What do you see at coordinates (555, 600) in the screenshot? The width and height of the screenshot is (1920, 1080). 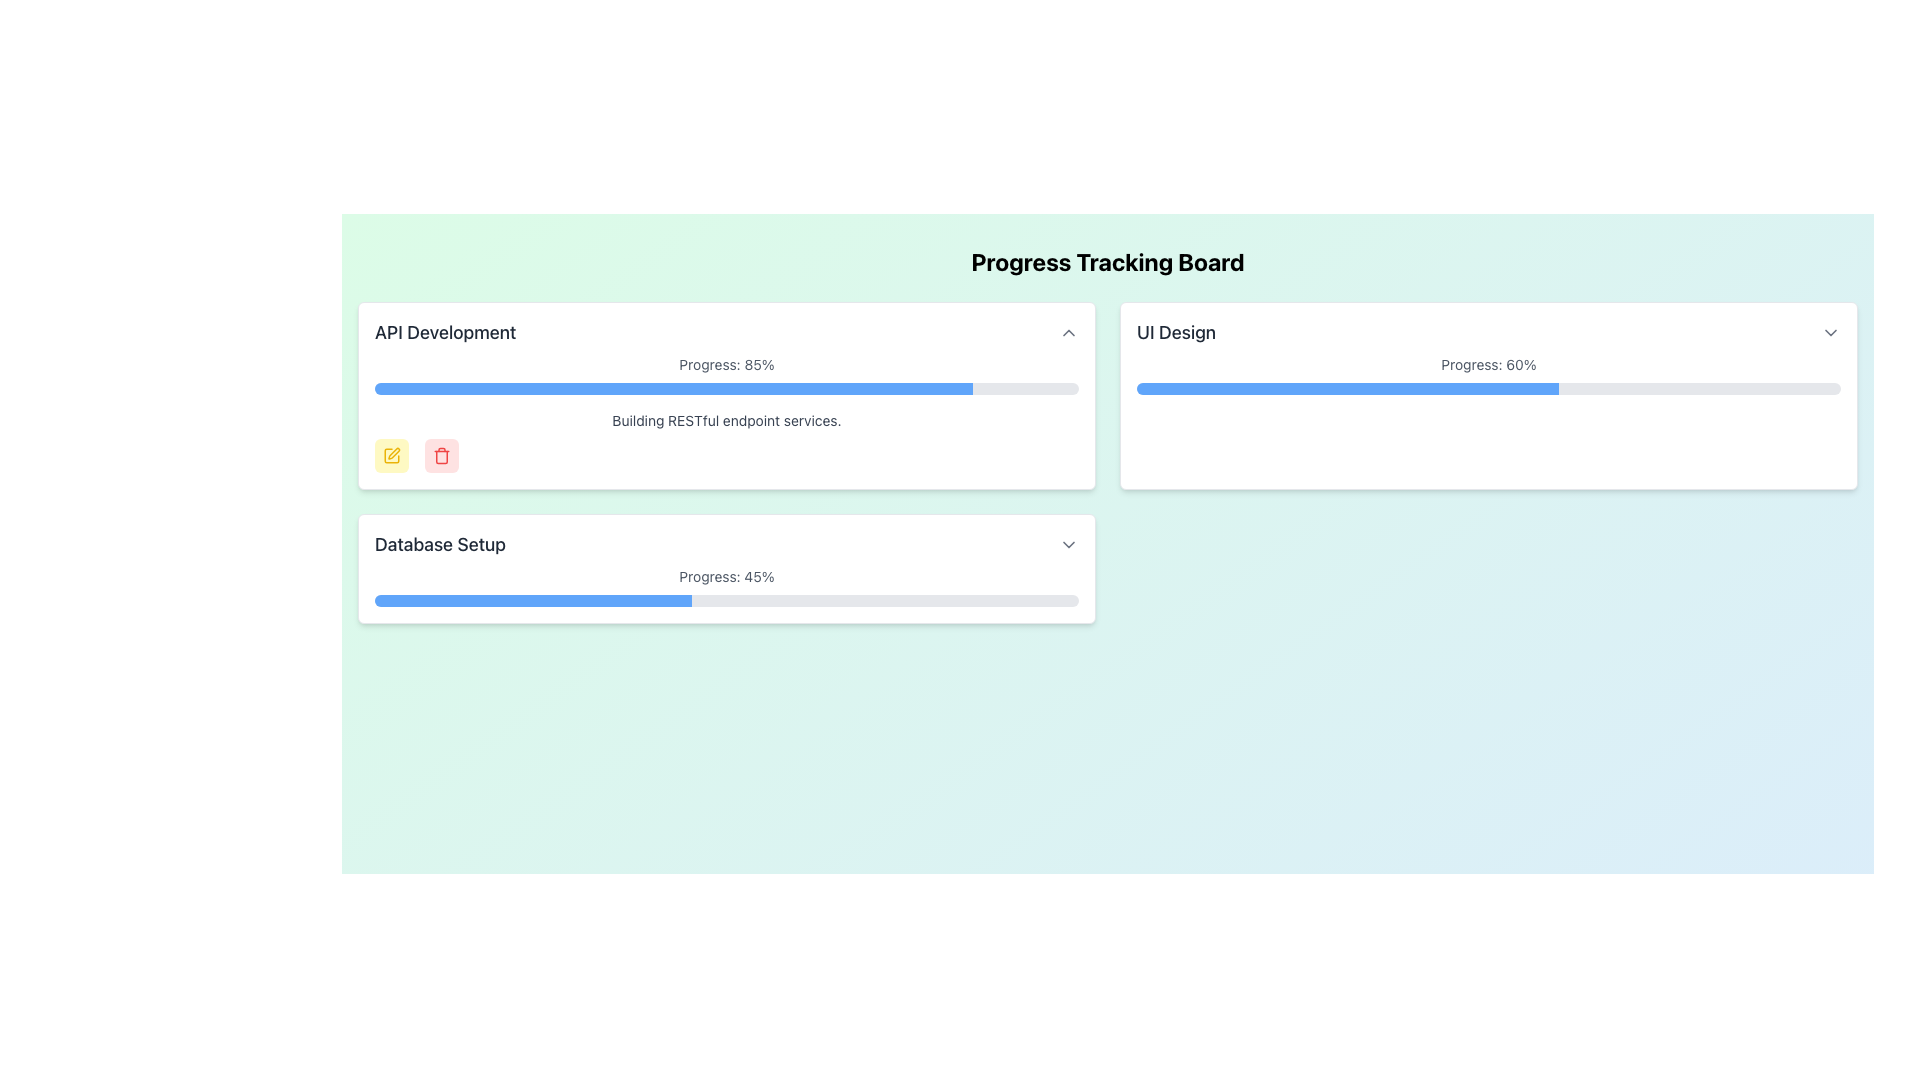 I see `the progress bar` at bounding box center [555, 600].